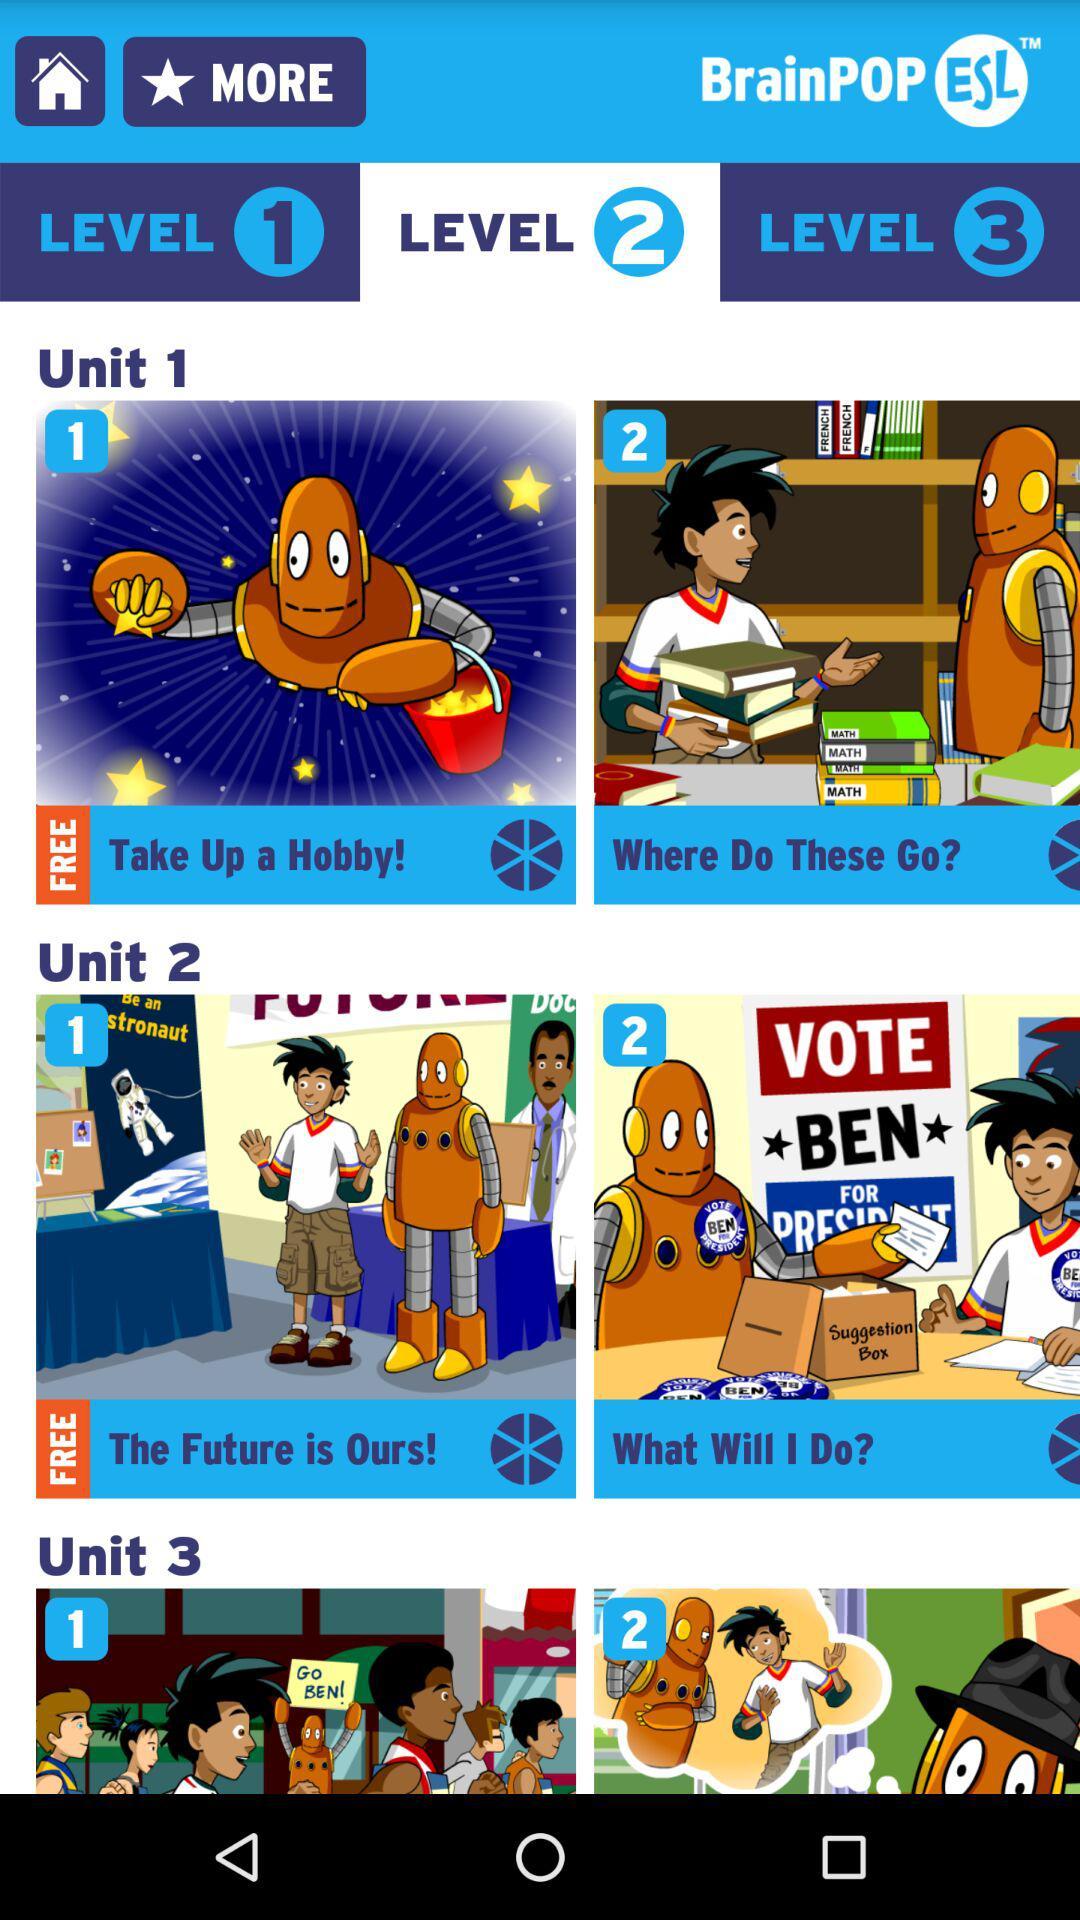  Describe the element at coordinates (305, 1690) in the screenshot. I see `the image below unit 3` at that location.